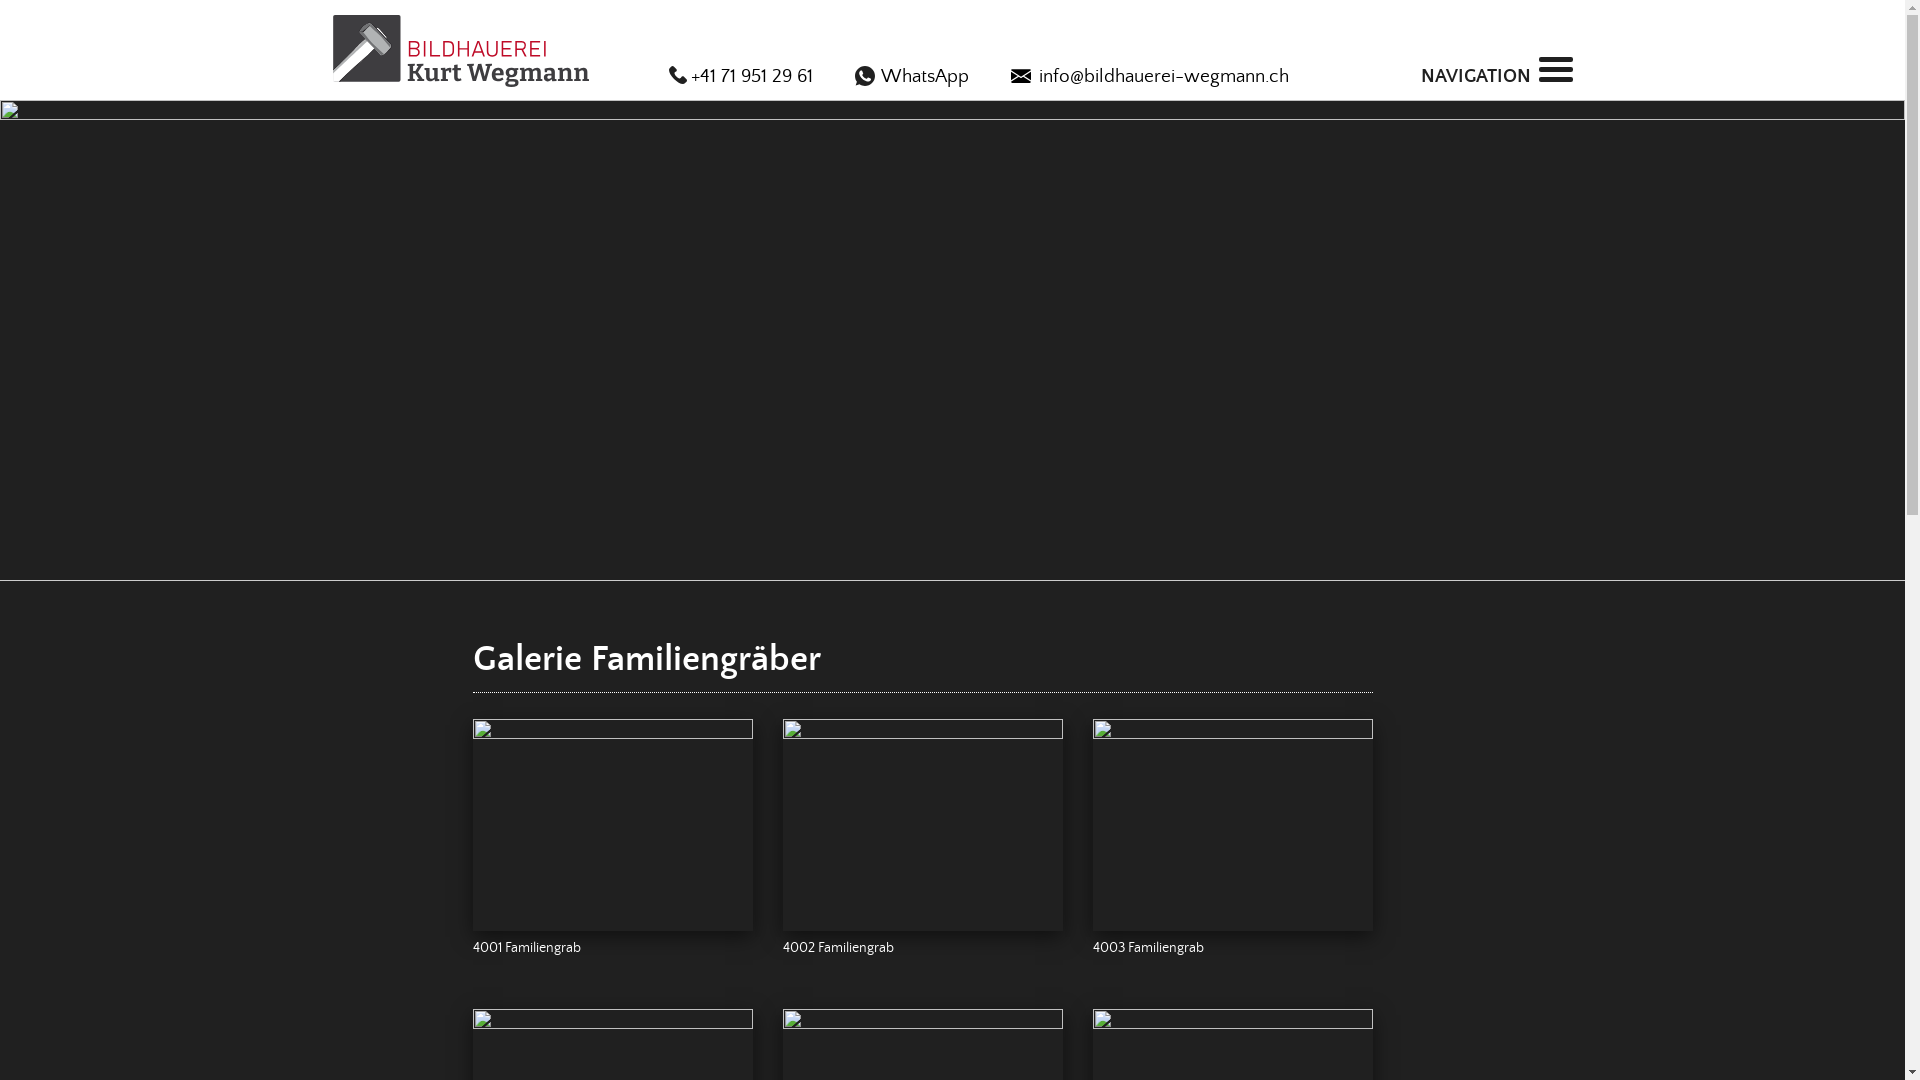 The height and width of the screenshot is (1080, 1920). What do you see at coordinates (667, 76) in the screenshot?
I see `'+41 71 951 29 61'` at bounding box center [667, 76].